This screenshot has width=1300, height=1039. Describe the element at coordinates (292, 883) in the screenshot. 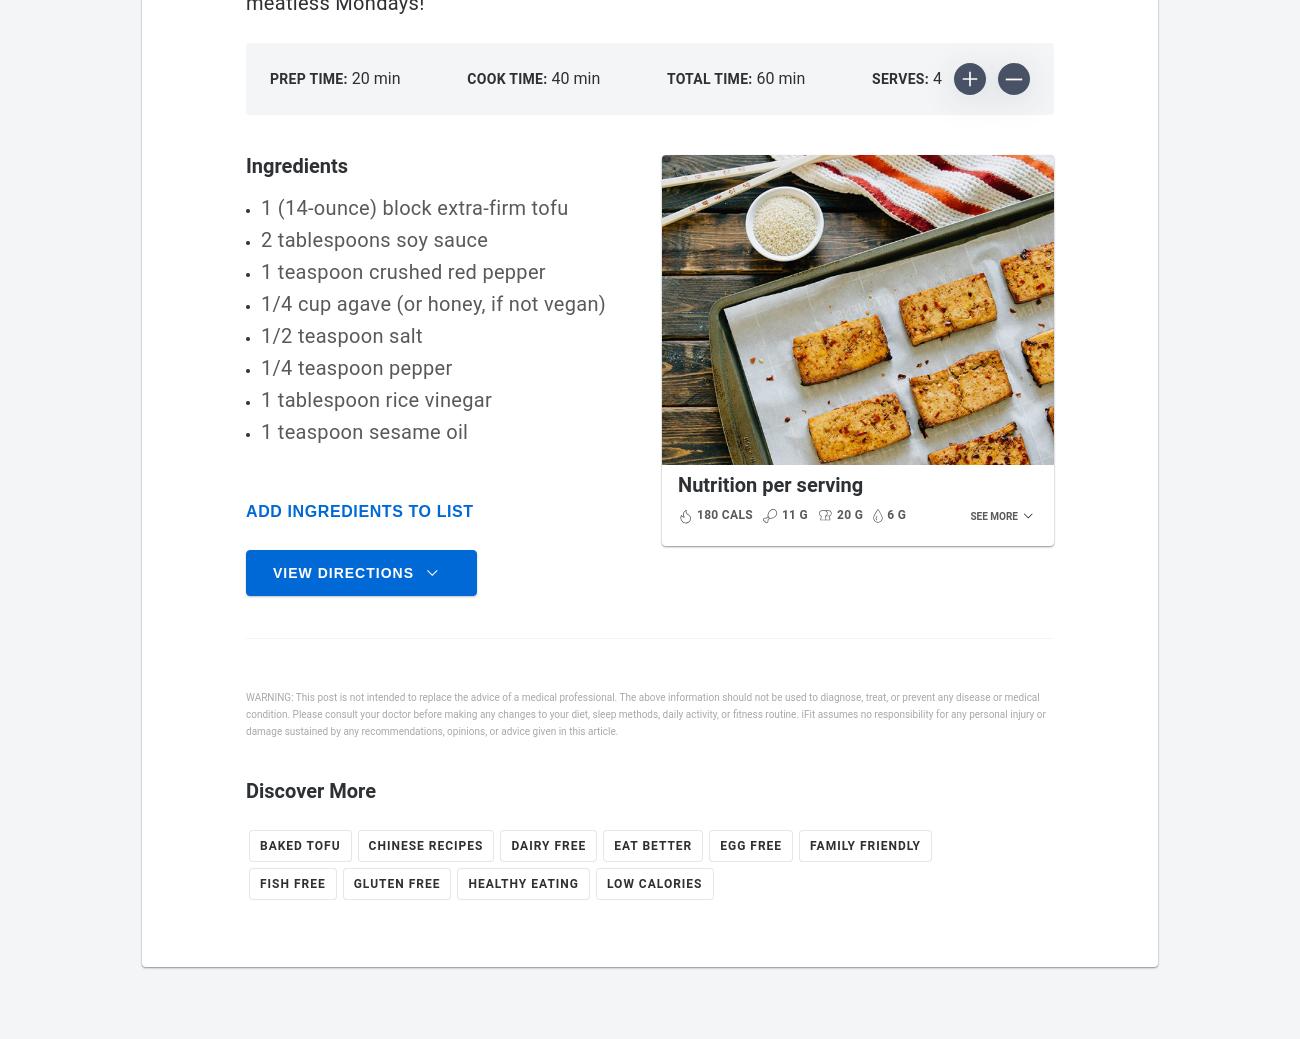

I see `'fish free'` at that location.